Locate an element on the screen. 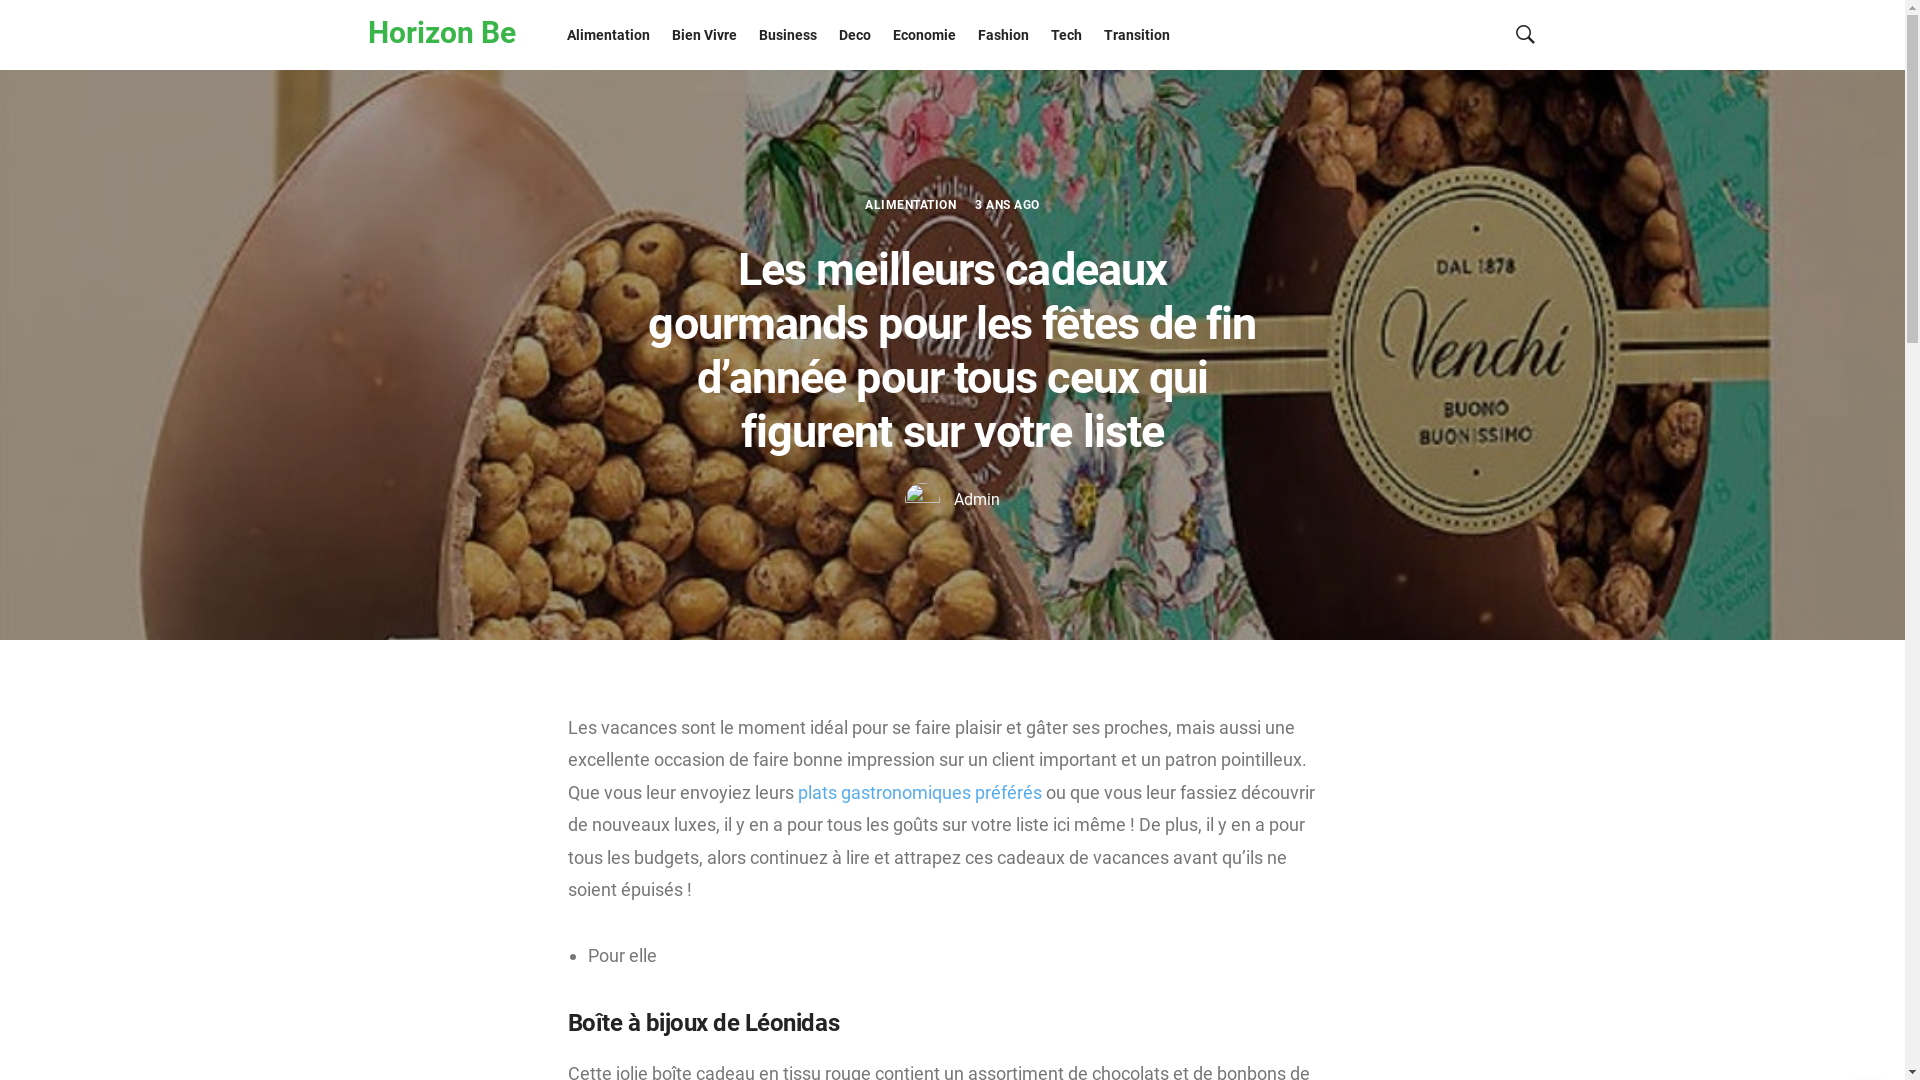 This screenshot has height=1080, width=1920. 'Admin' is located at coordinates (951, 498).